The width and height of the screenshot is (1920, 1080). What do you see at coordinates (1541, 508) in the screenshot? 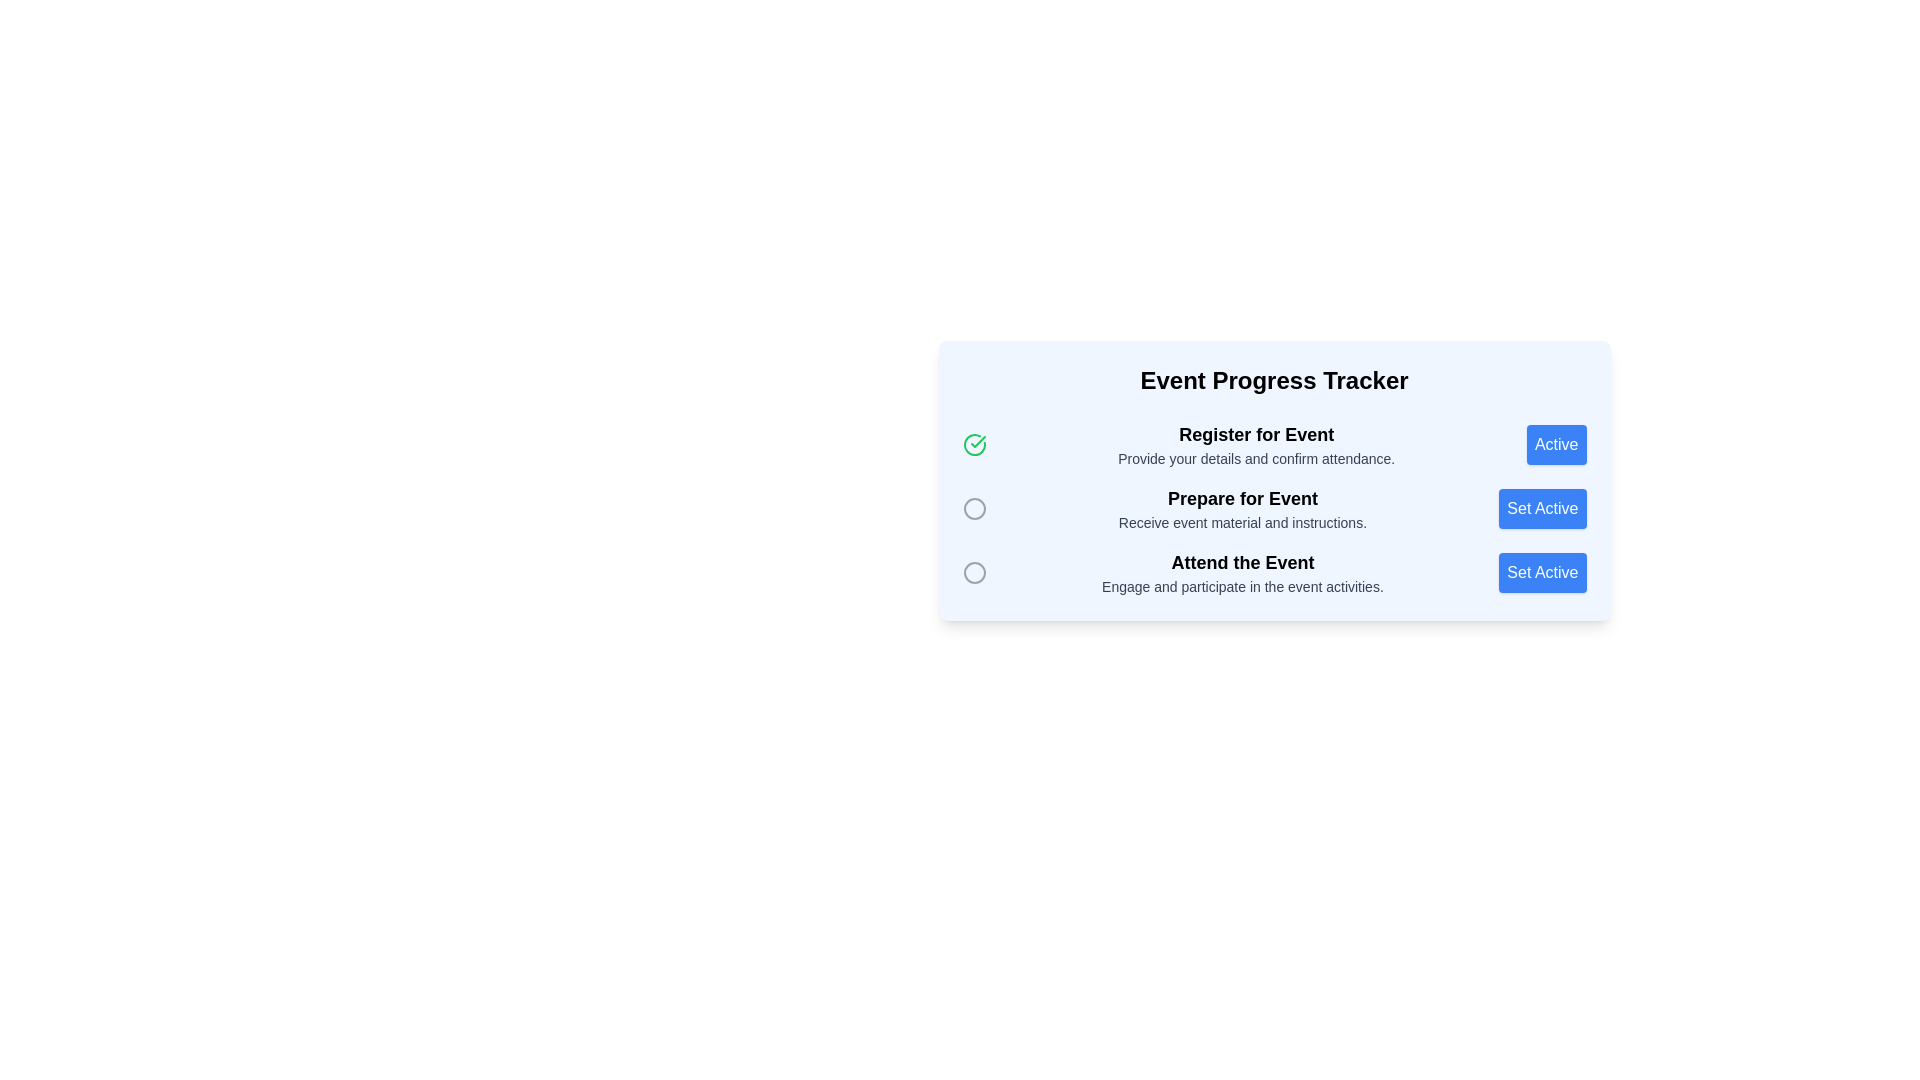
I see `the button with a blue background and white text reading 'Set Active' in the 'Prepare for Event' section of the 'Event Progress Tracker' card` at bounding box center [1541, 508].